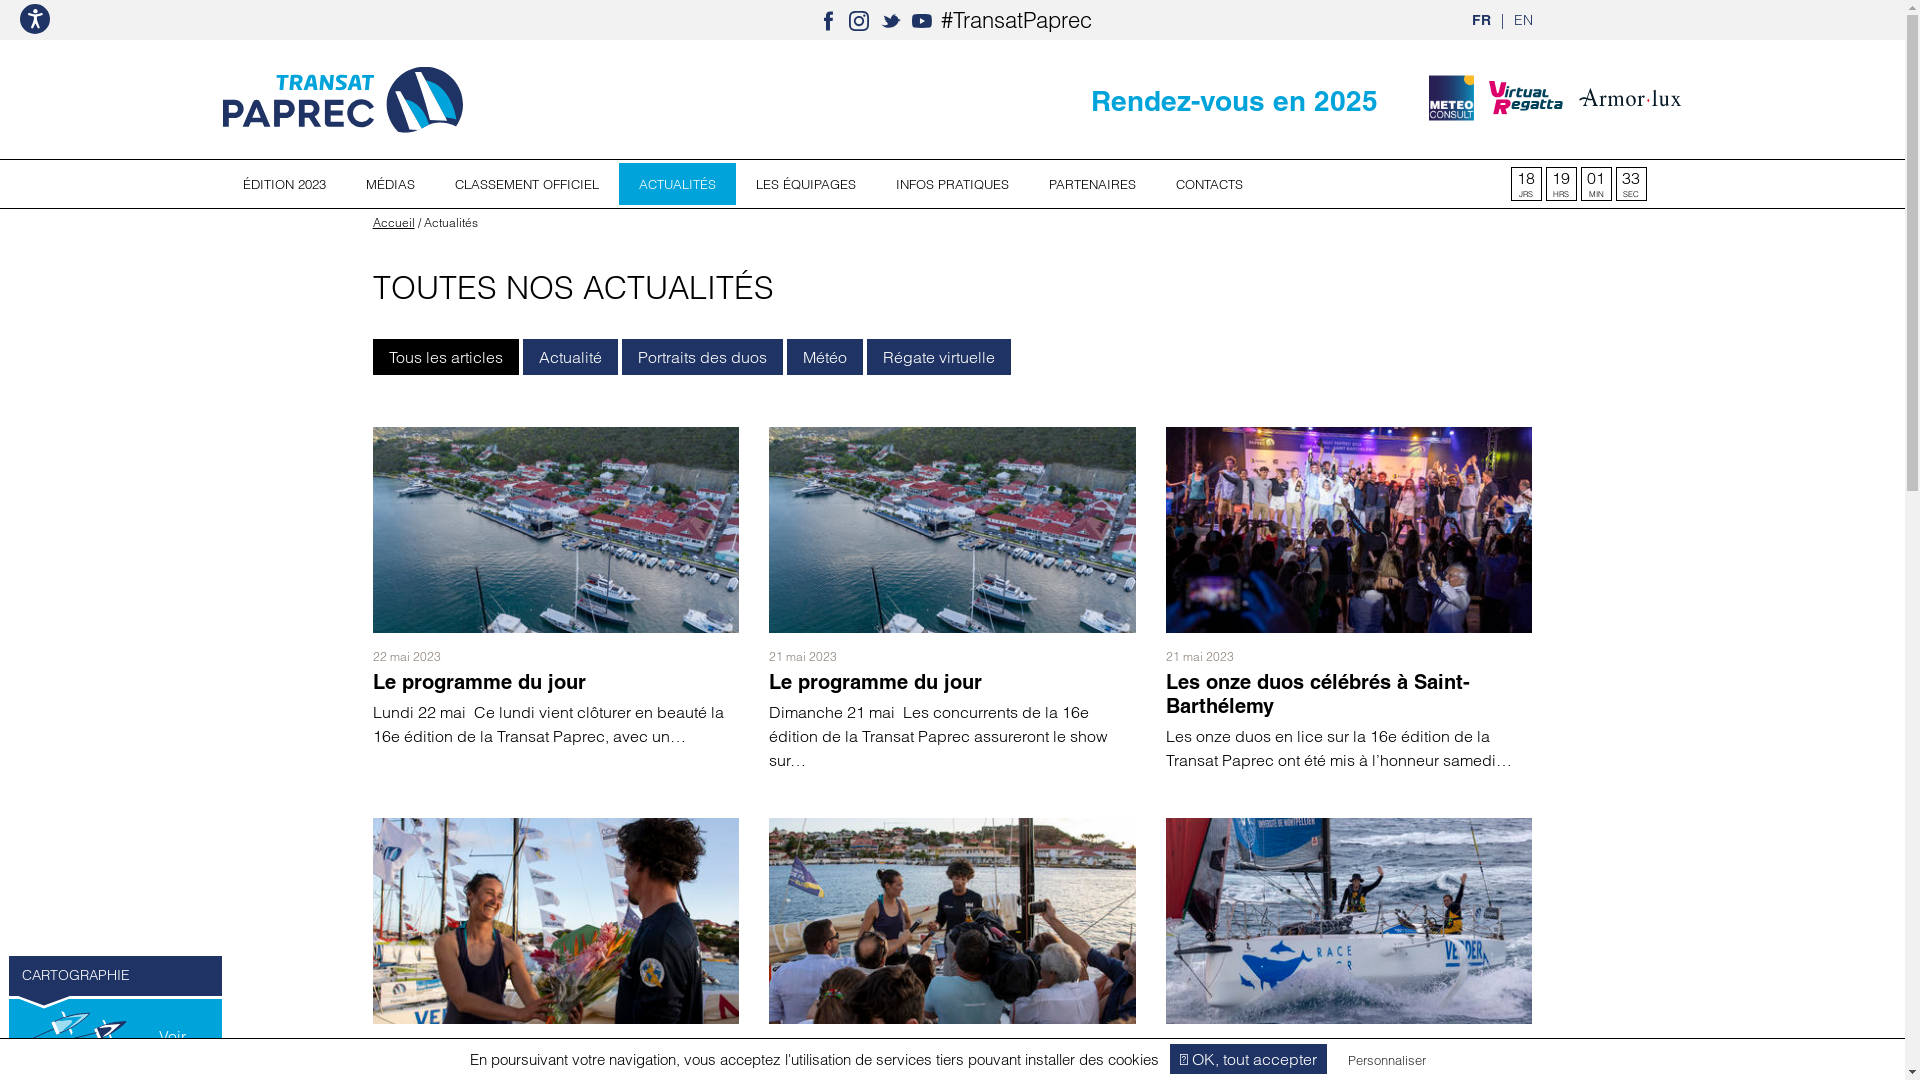 The height and width of the screenshot is (1080, 1920). What do you see at coordinates (1386, 1059) in the screenshot?
I see `'Personnaliser'` at bounding box center [1386, 1059].